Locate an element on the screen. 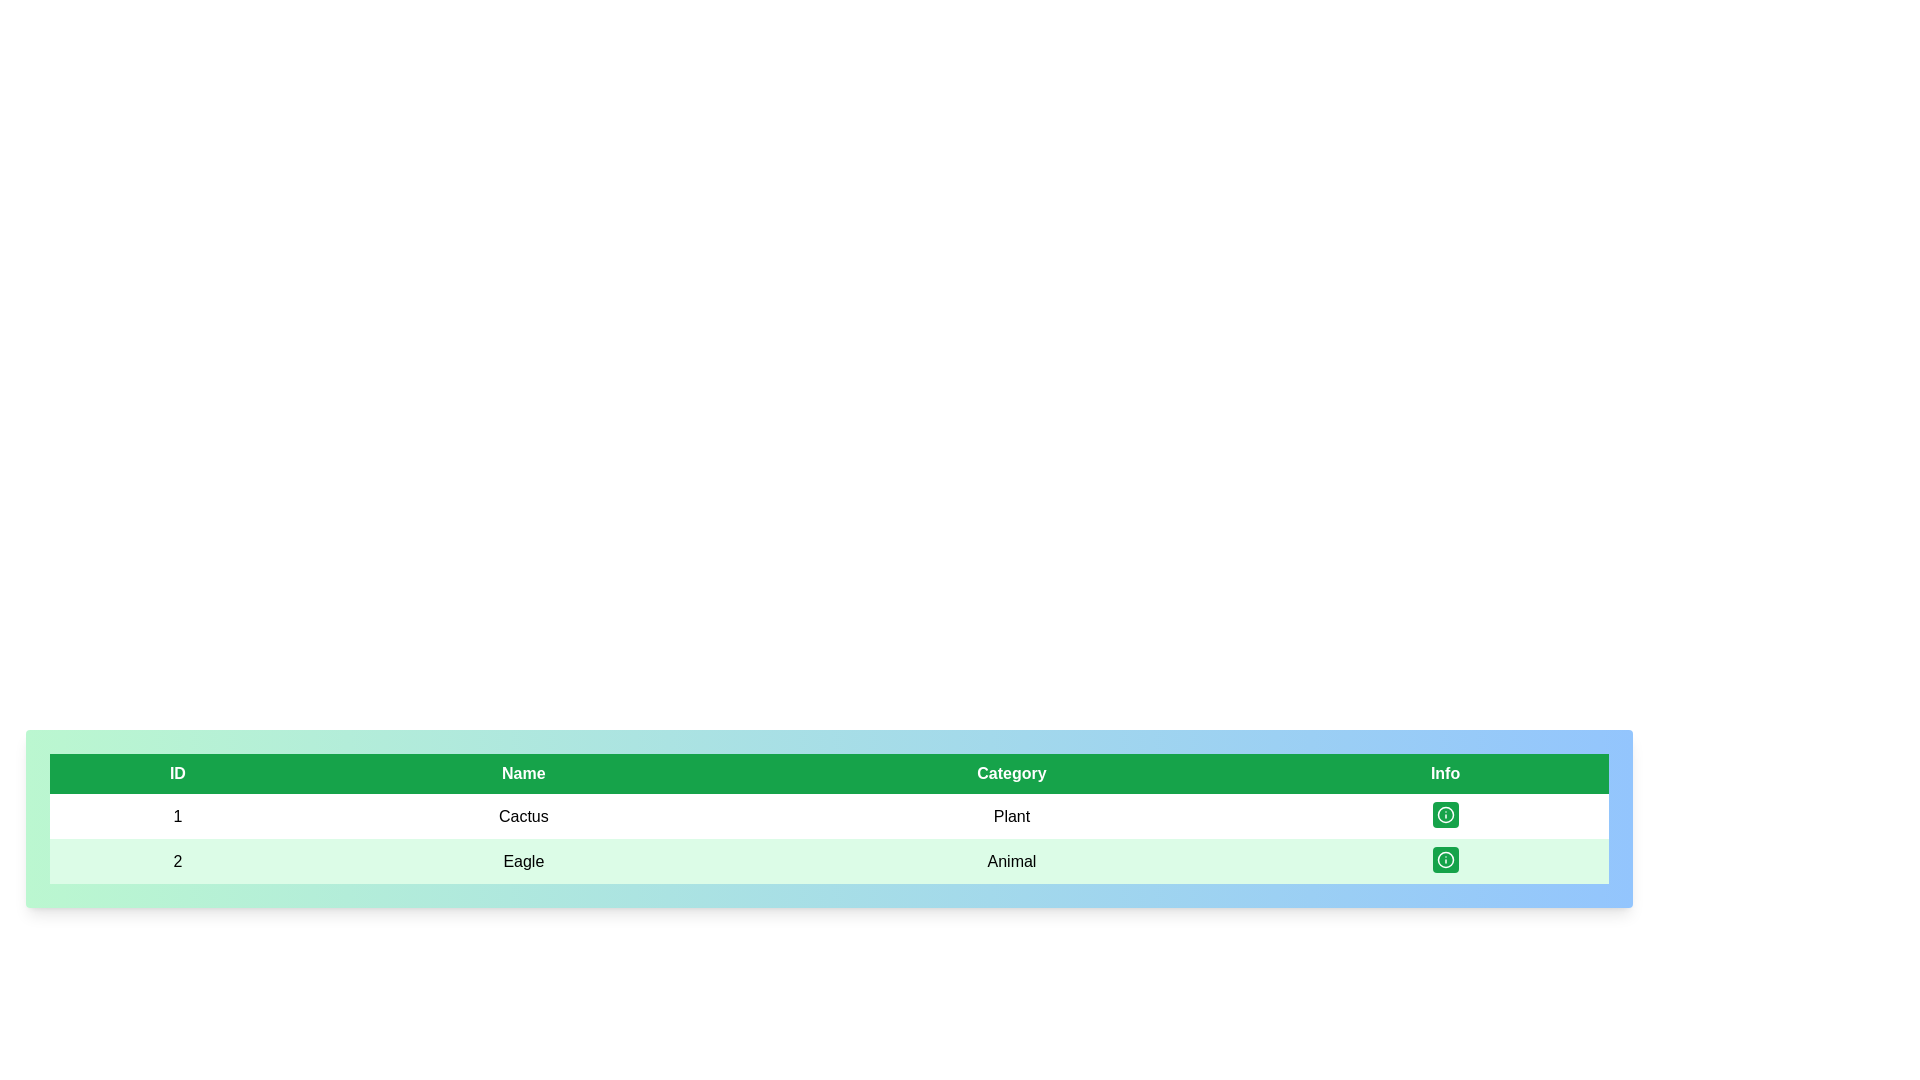 This screenshot has height=1080, width=1920. the text element displaying 'Eagle' in the 'Name' field of the second row in the data table is located at coordinates (523, 860).